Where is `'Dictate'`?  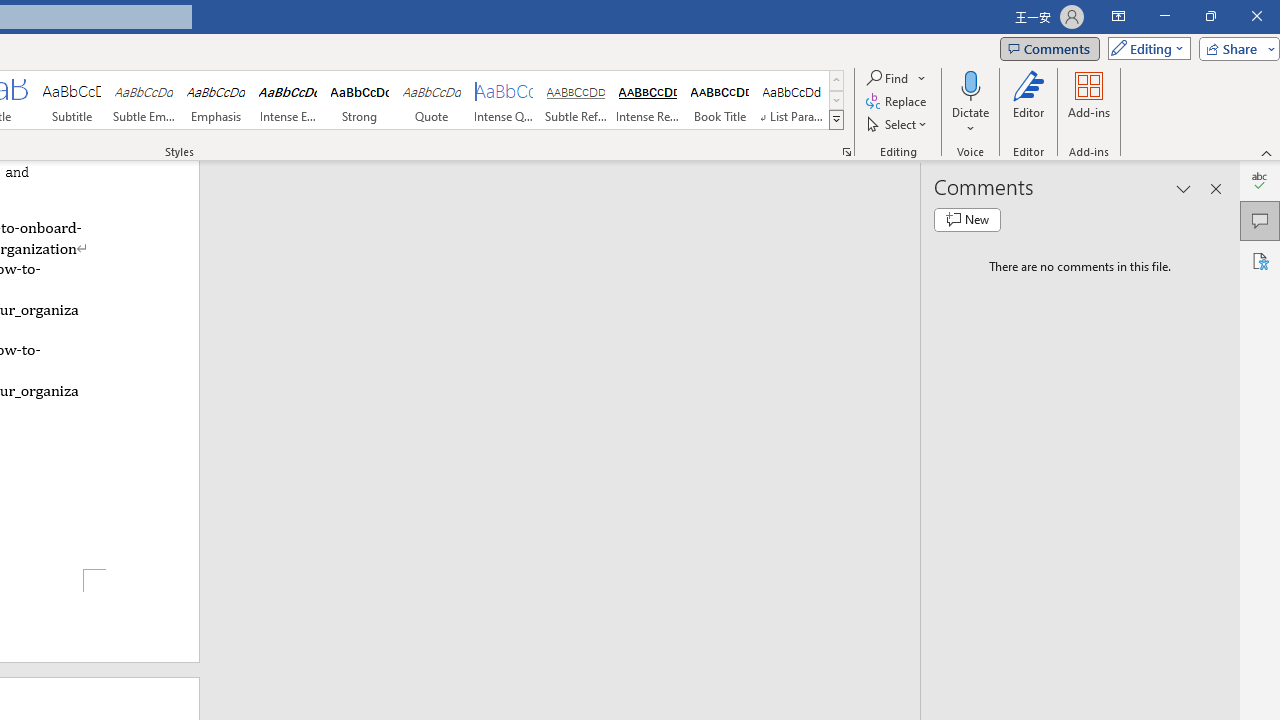
'Dictate' is located at coordinates (970, 103).